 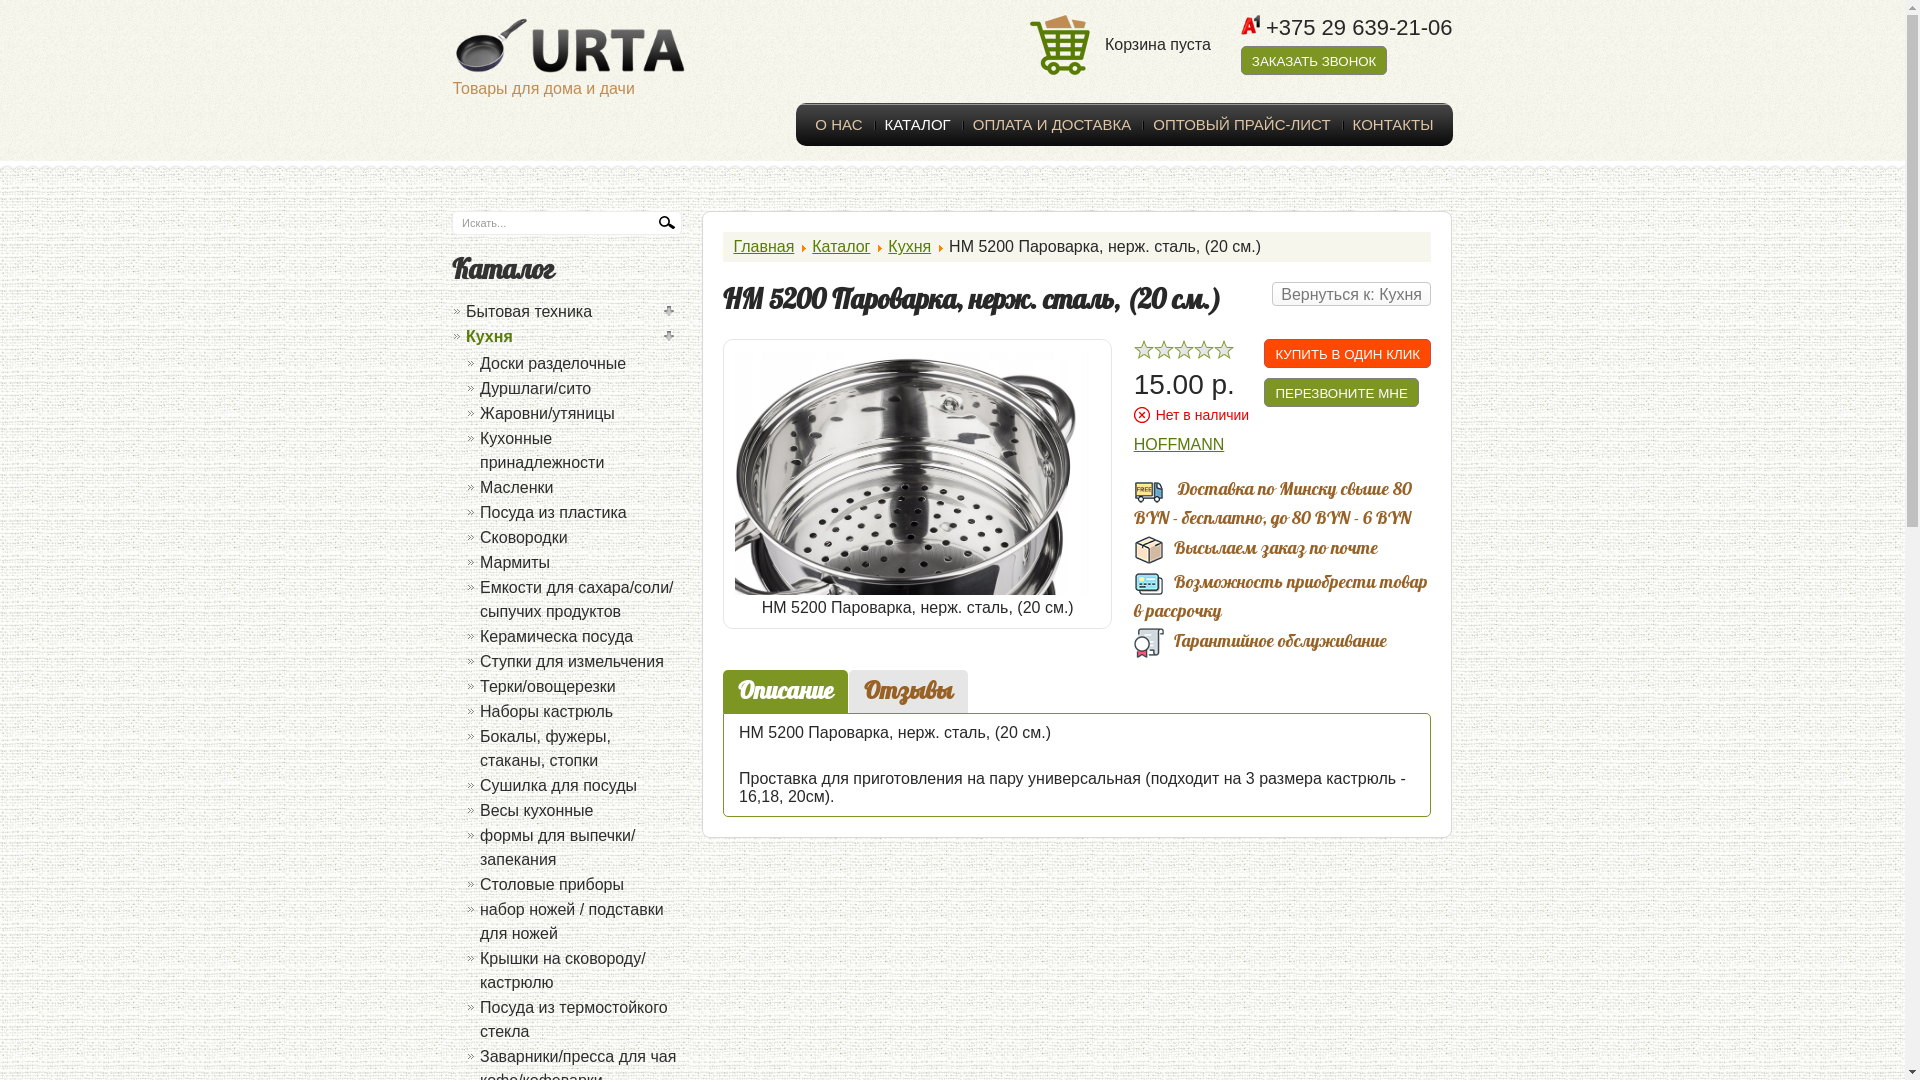 I want to click on 'HOFFMANN', so click(x=1133, y=443).